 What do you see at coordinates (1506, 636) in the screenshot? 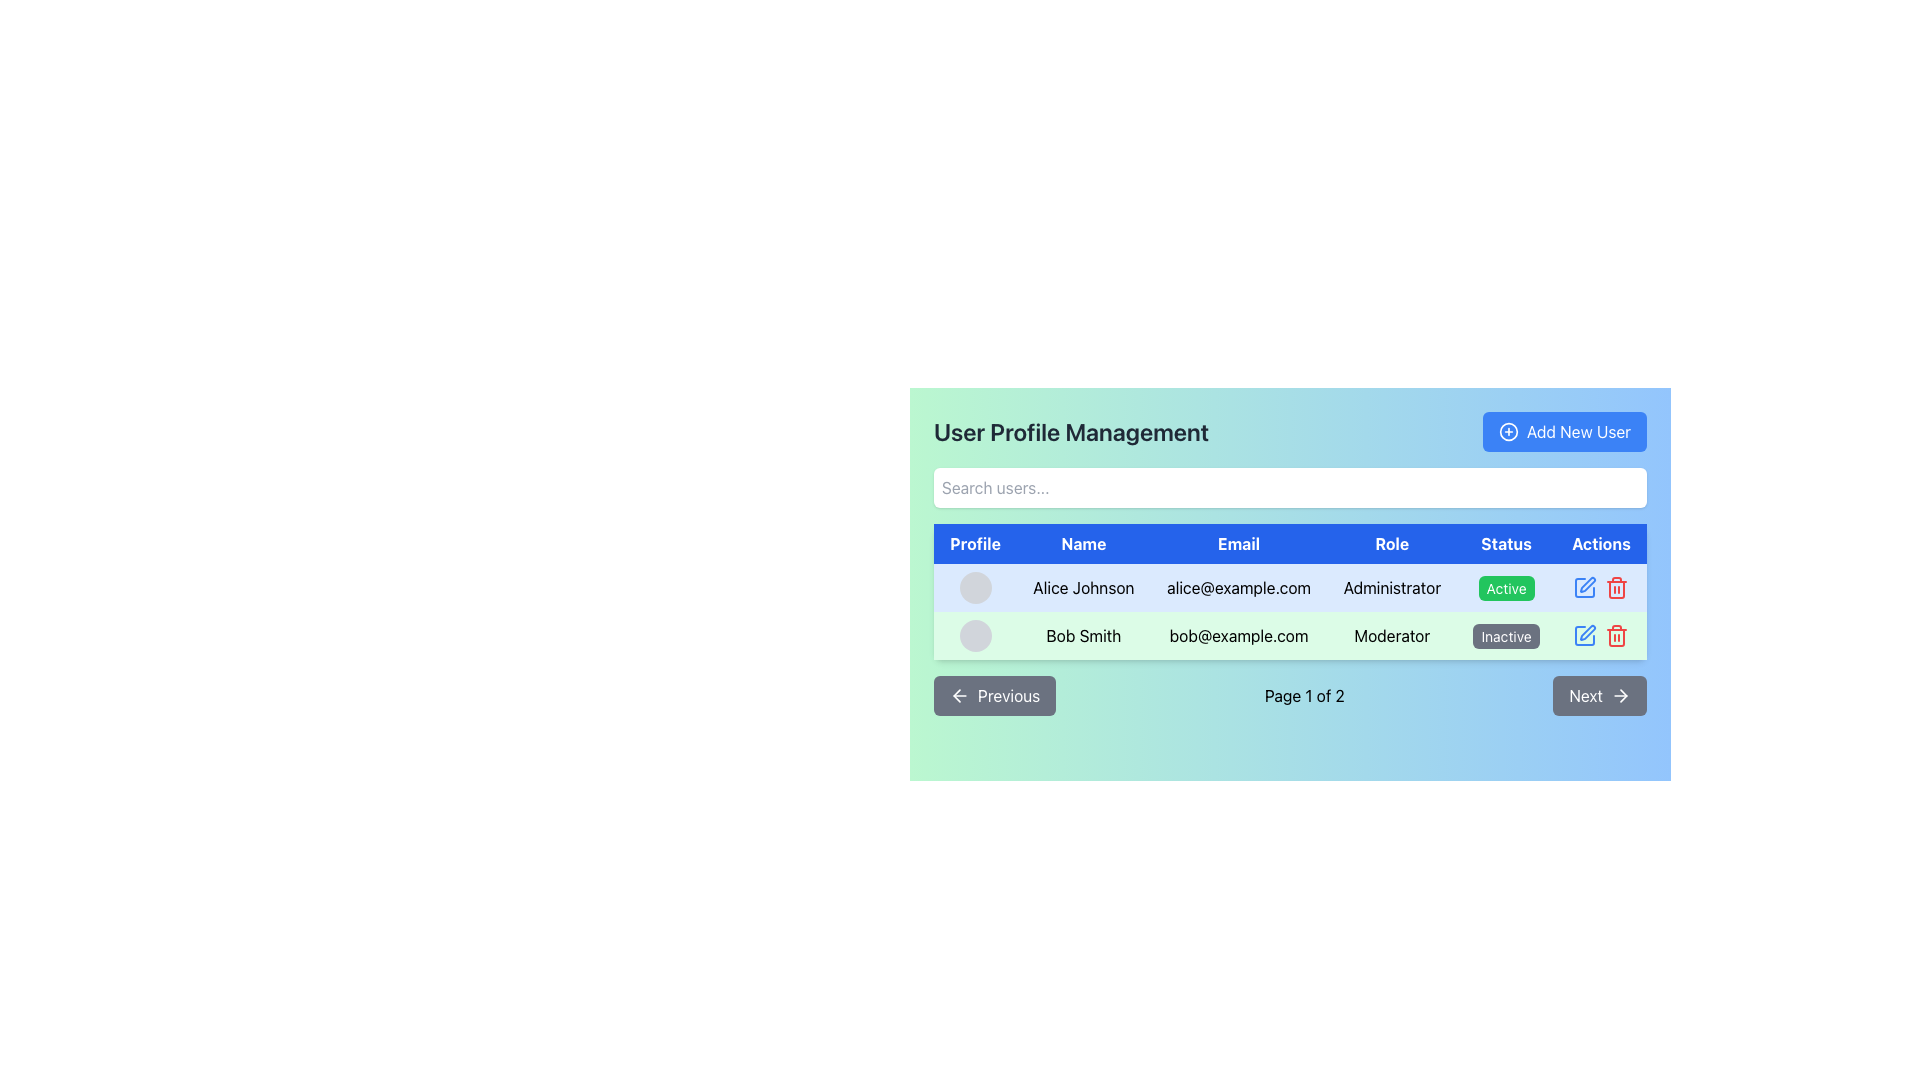
I see `the status indicator button displaying 'Inactive' for user 'Bob Smith' located in the 'Status' column of the second row in the user management table` at bounding box center [1506, 636].